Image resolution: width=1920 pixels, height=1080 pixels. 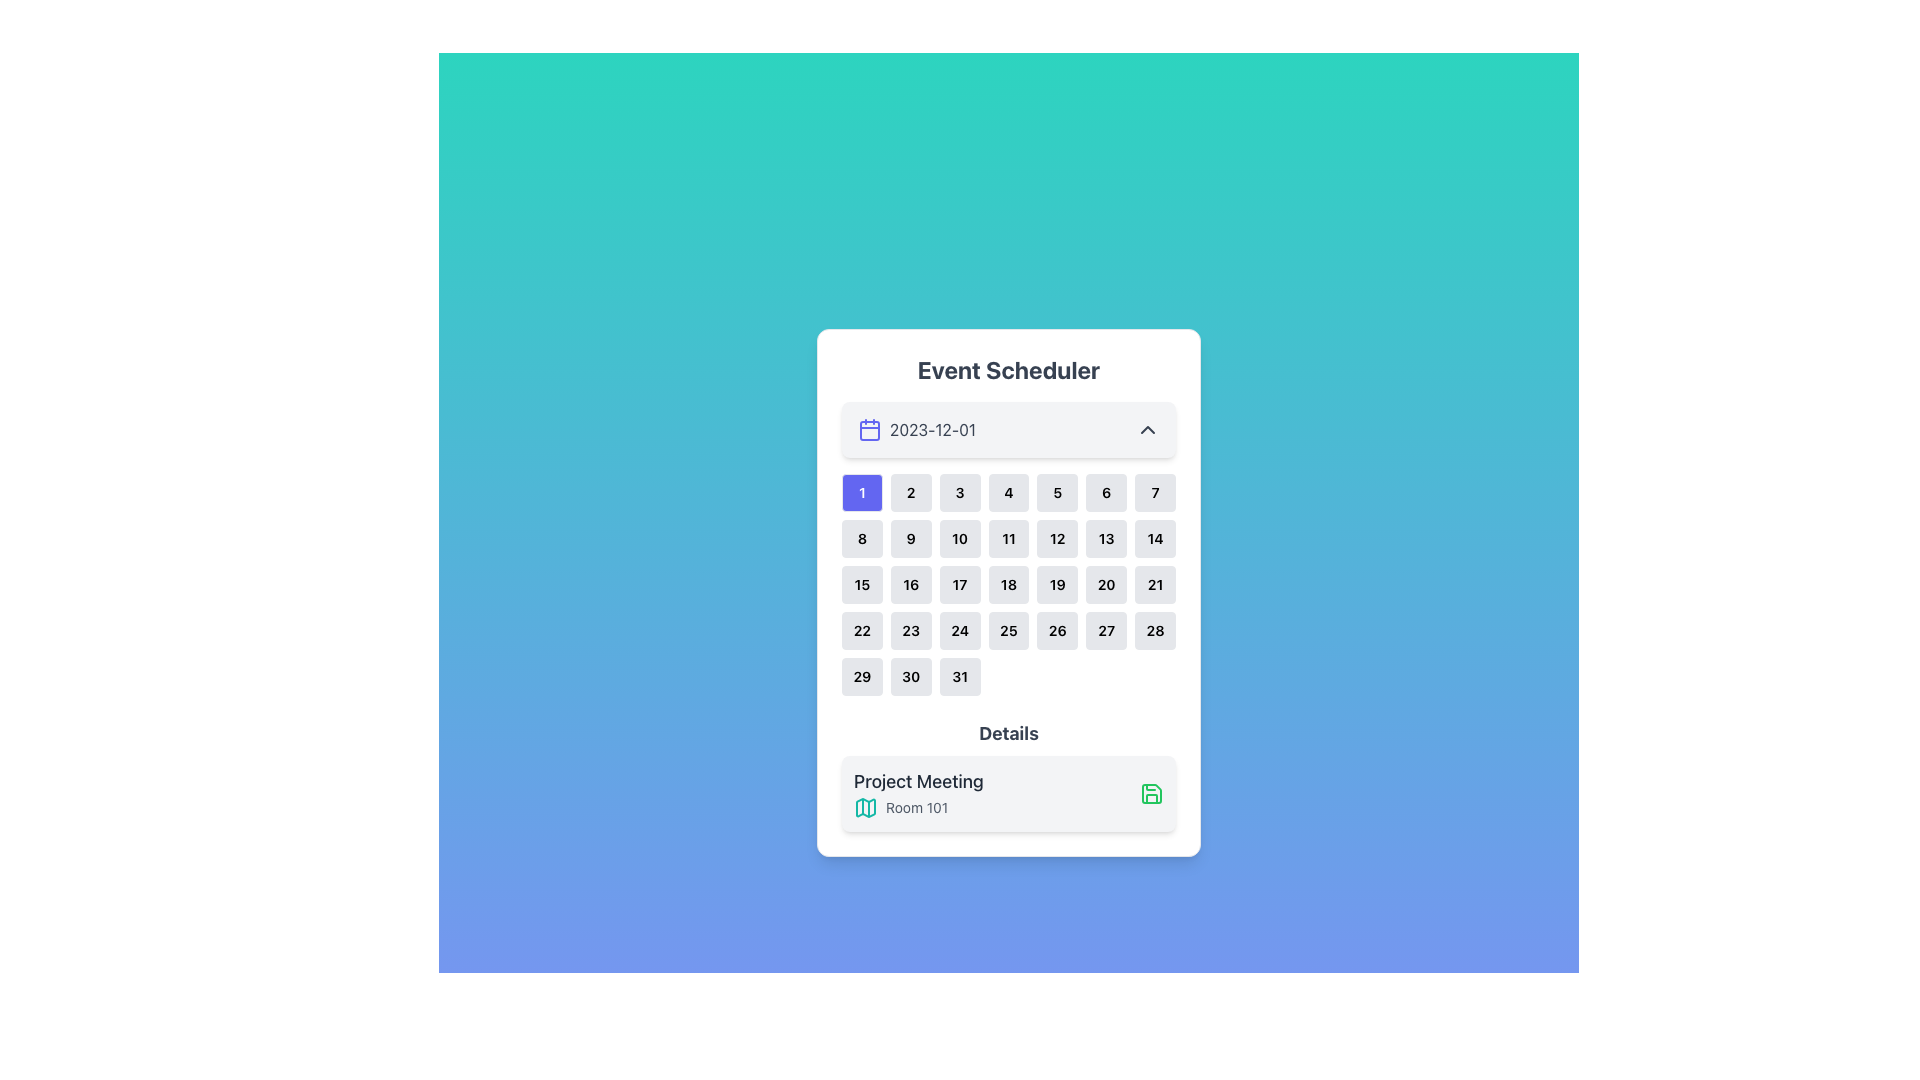 What do you see at coordinates (1147, 428) in the screenshot?
I see `the upward-pointing chevron-shaped arrow icon located in the upper-right corner next to the date '2023-12-01'` at bounding box center [1147, 428].